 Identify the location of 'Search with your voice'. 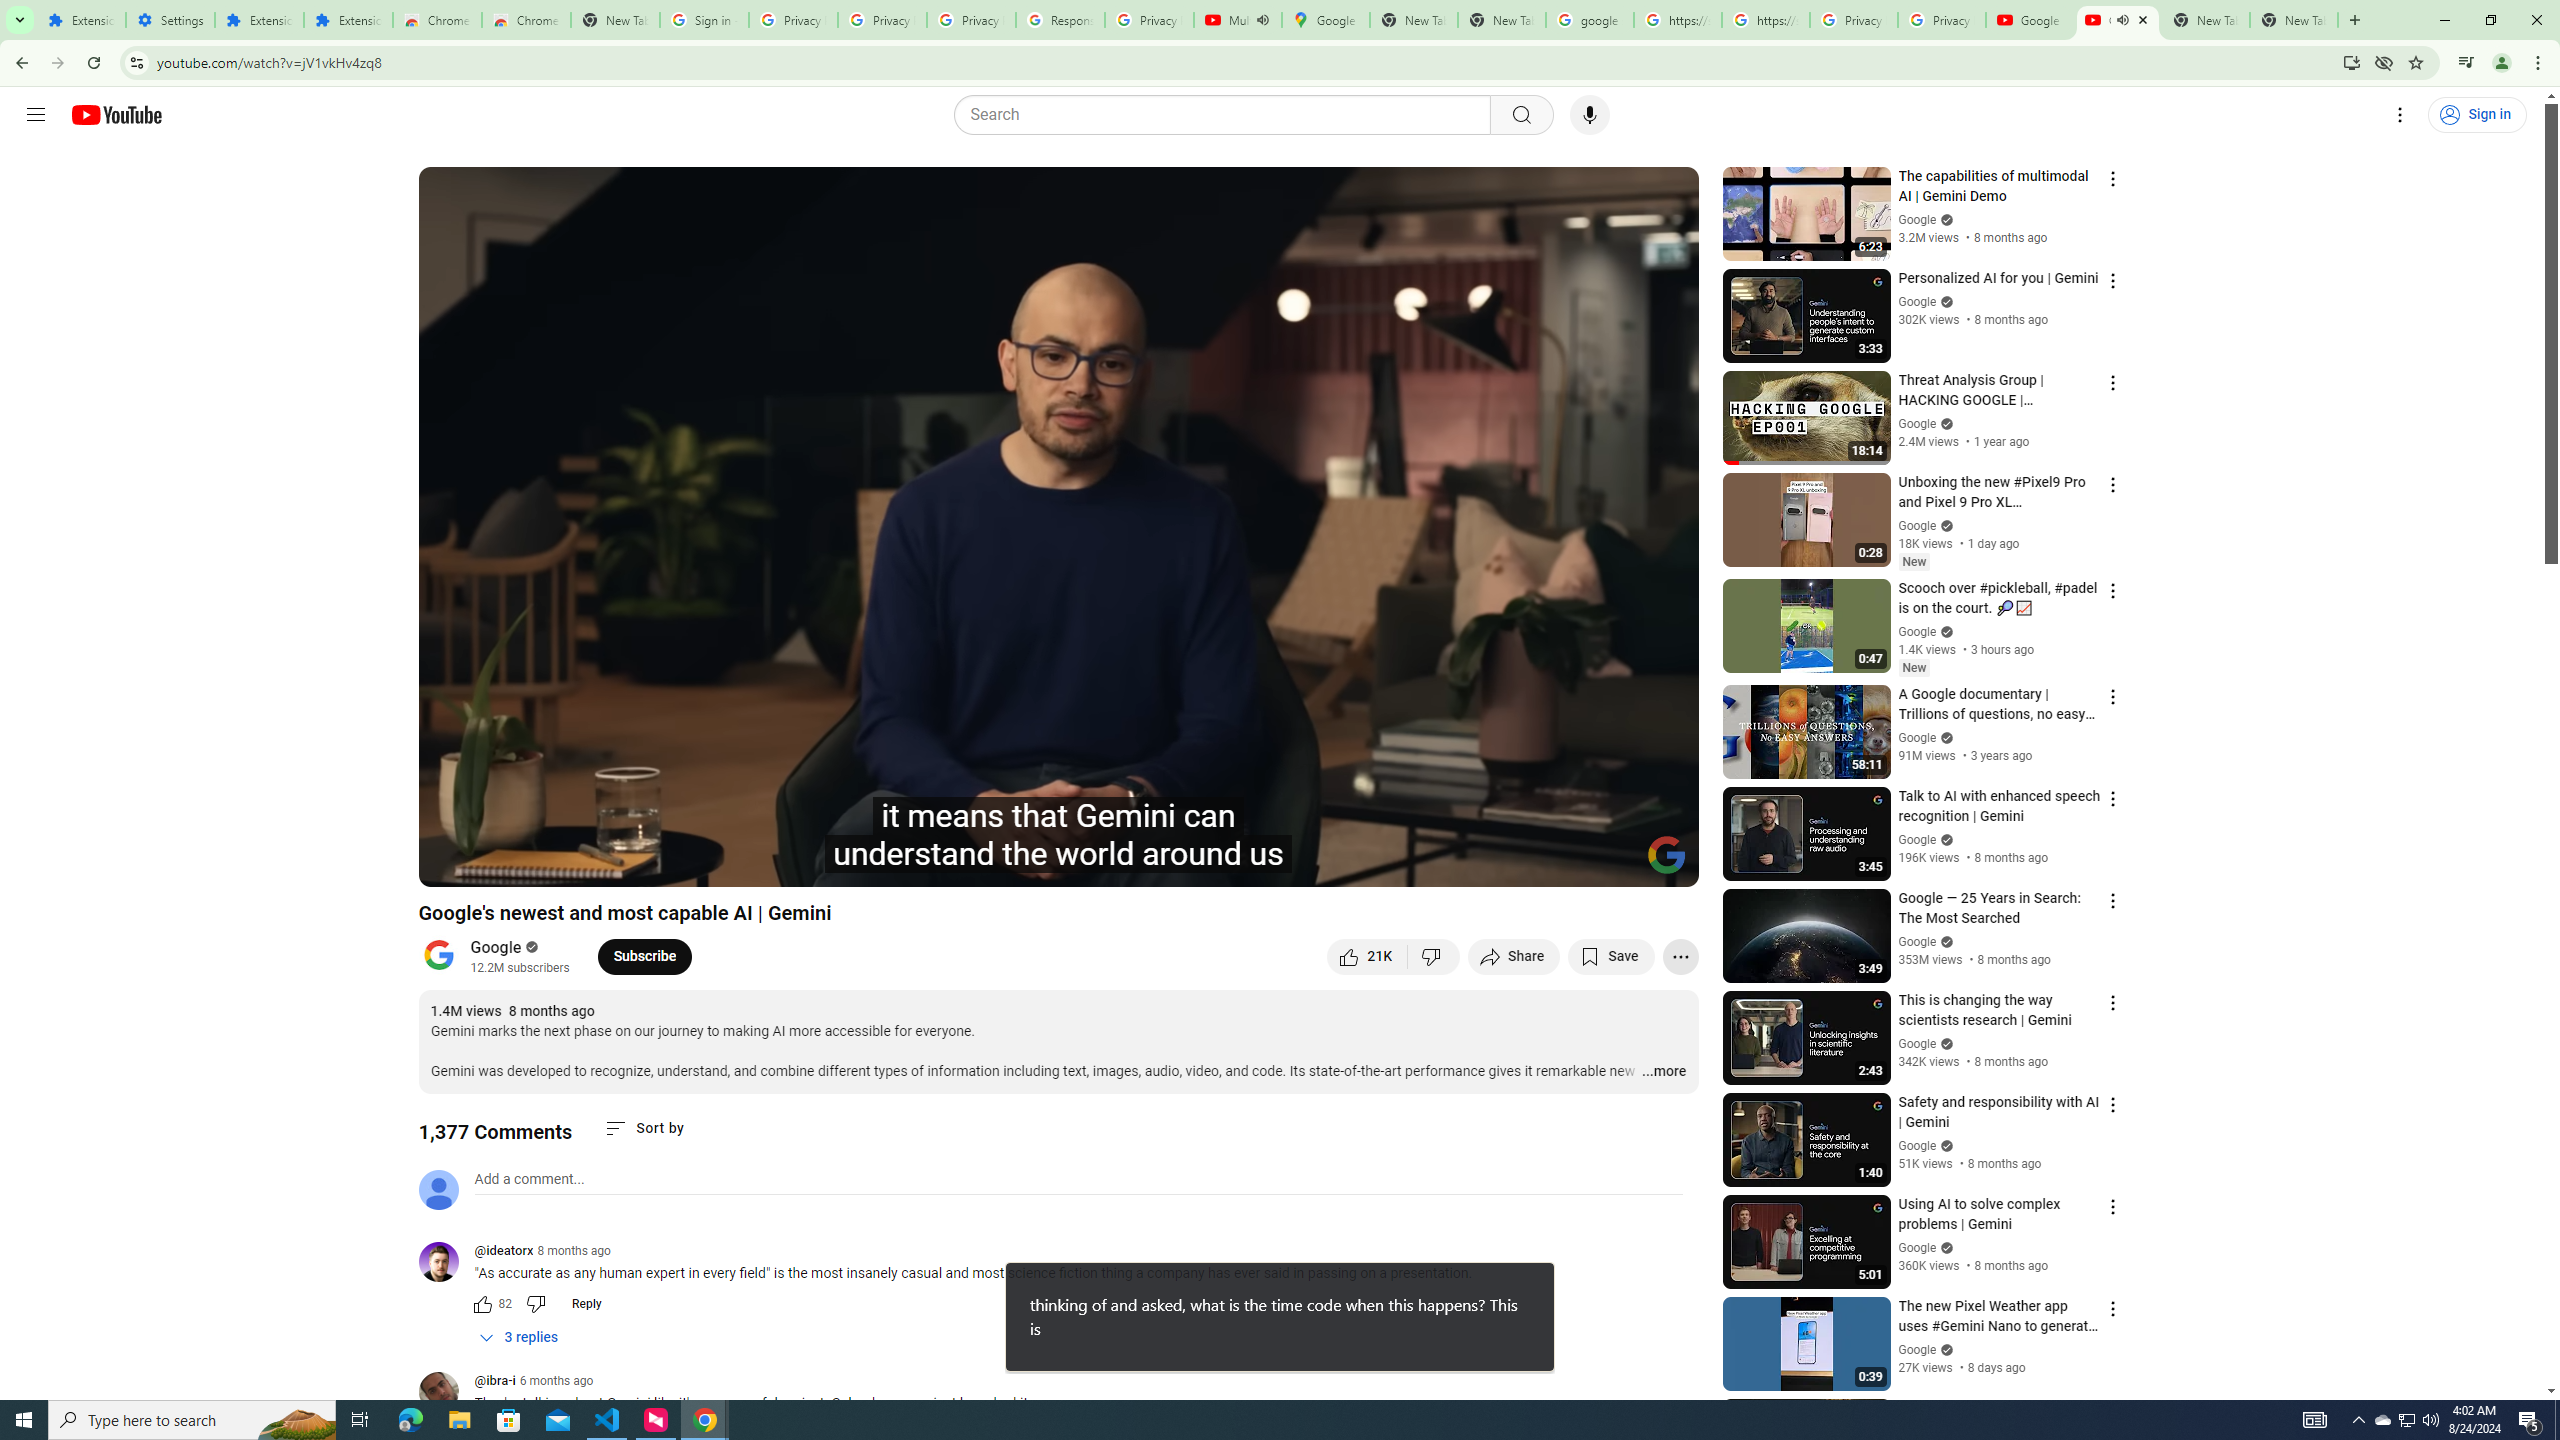
(1589, 114).